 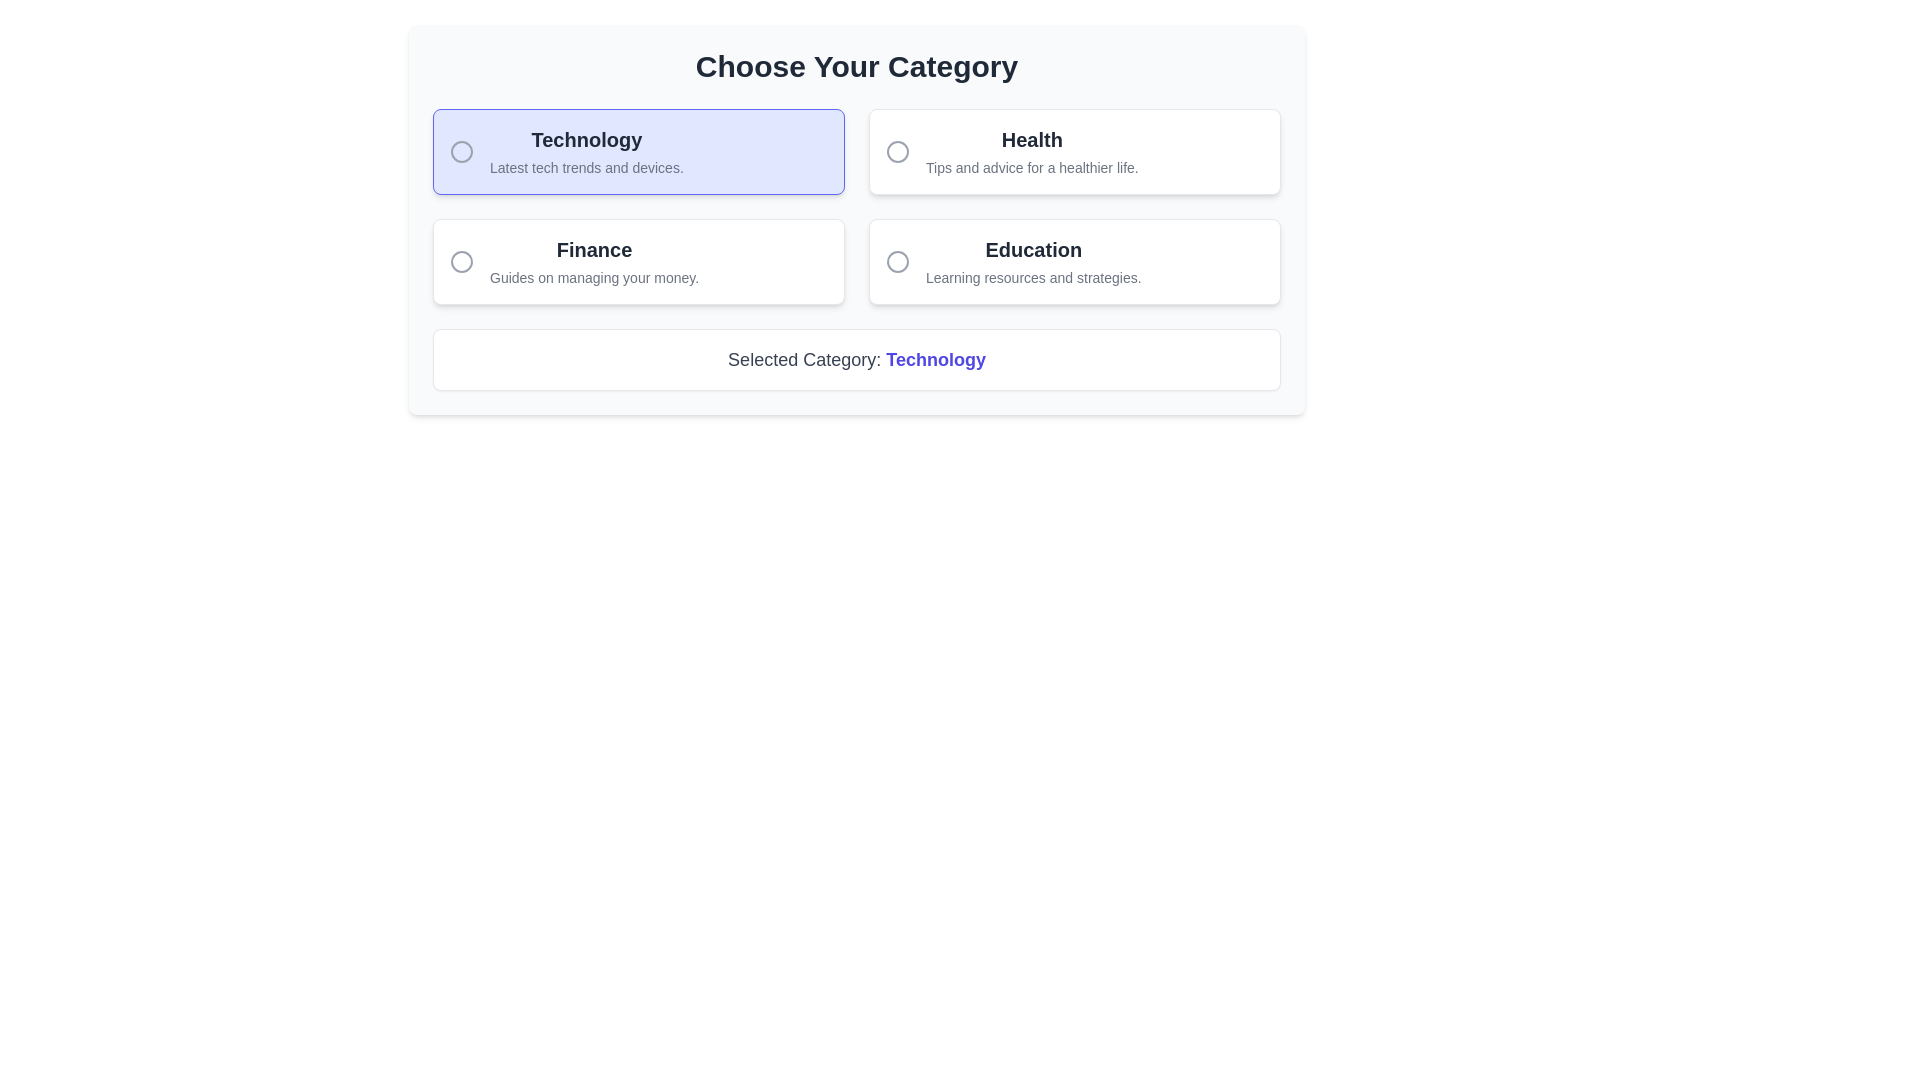 What do you see at coordinates (460, 261) in the screenshot?
I see `the circular iconography component located in the 'Finance' option box, which is visually defined by a stroke circle without a fill` at bounding box center [460, 261].